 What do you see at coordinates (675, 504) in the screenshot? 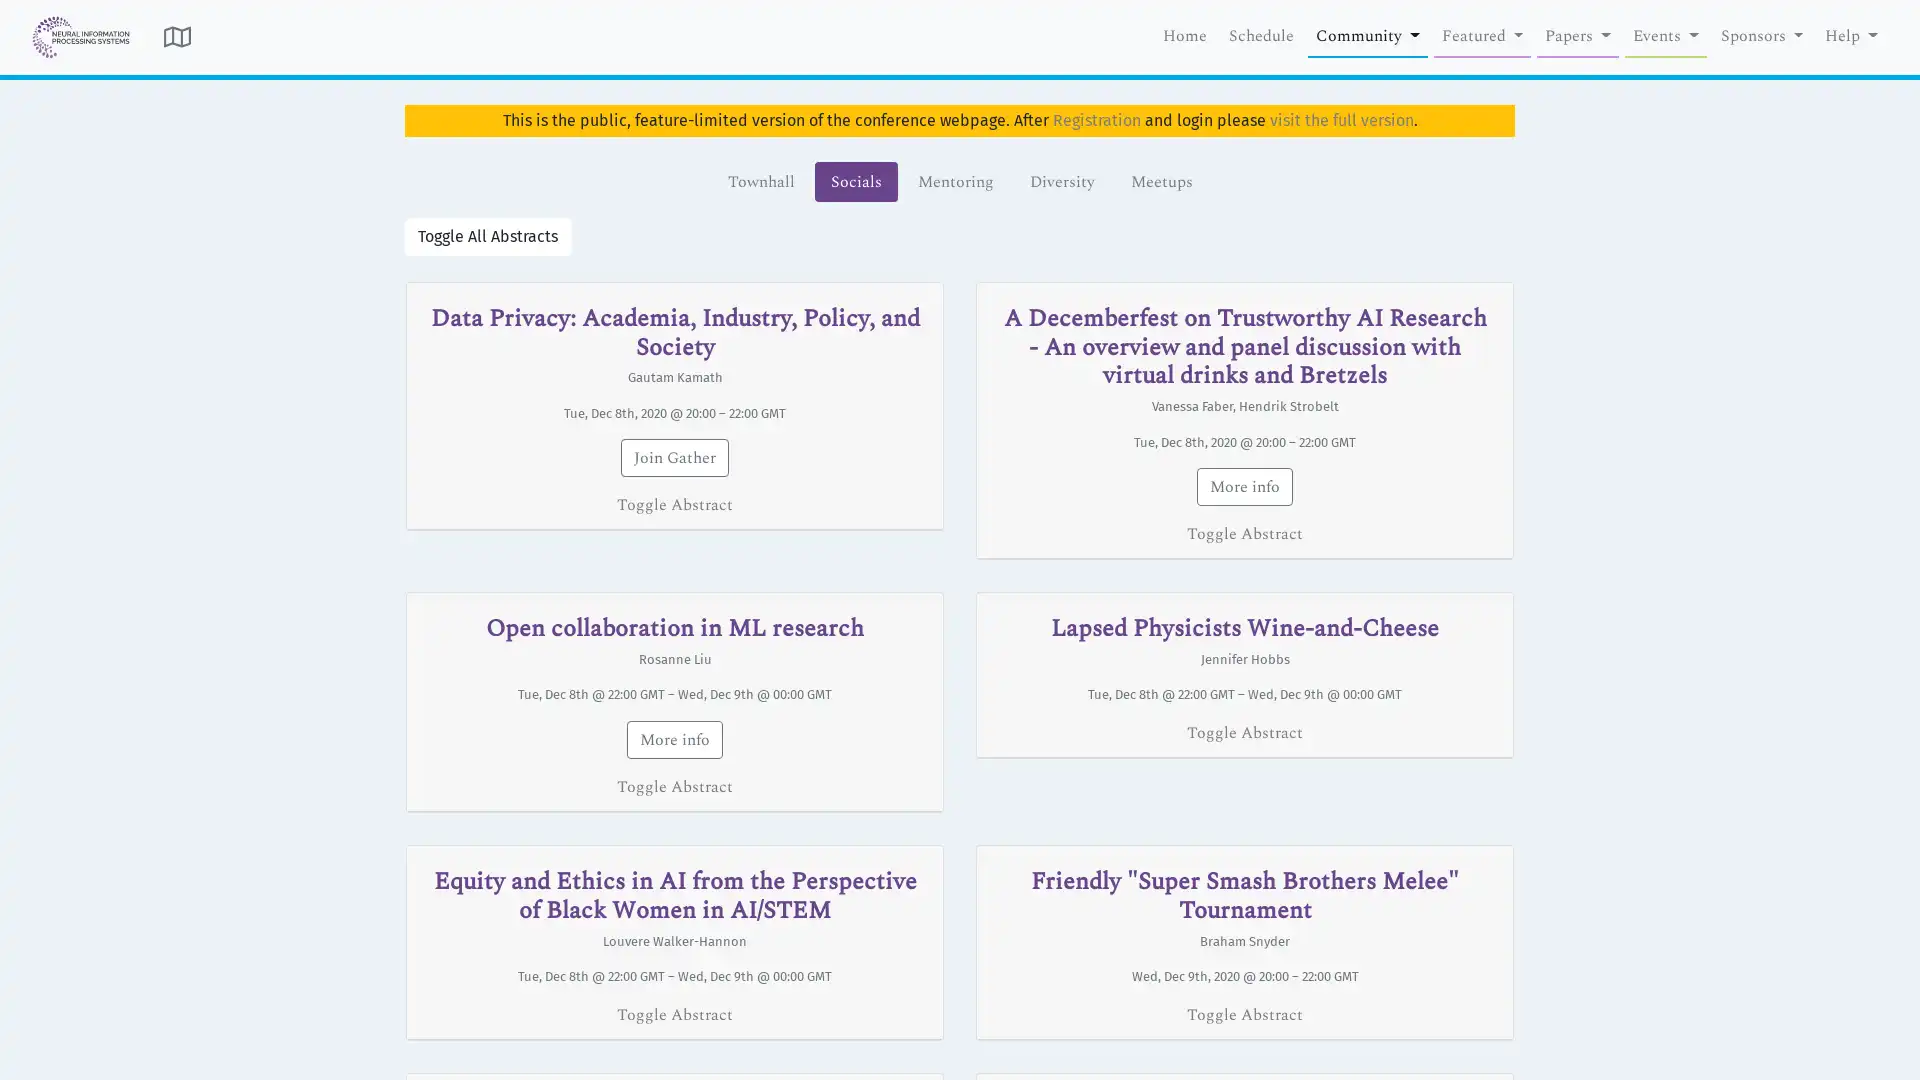
I see `Toggle Abstract` at bounding box center [675, 504].